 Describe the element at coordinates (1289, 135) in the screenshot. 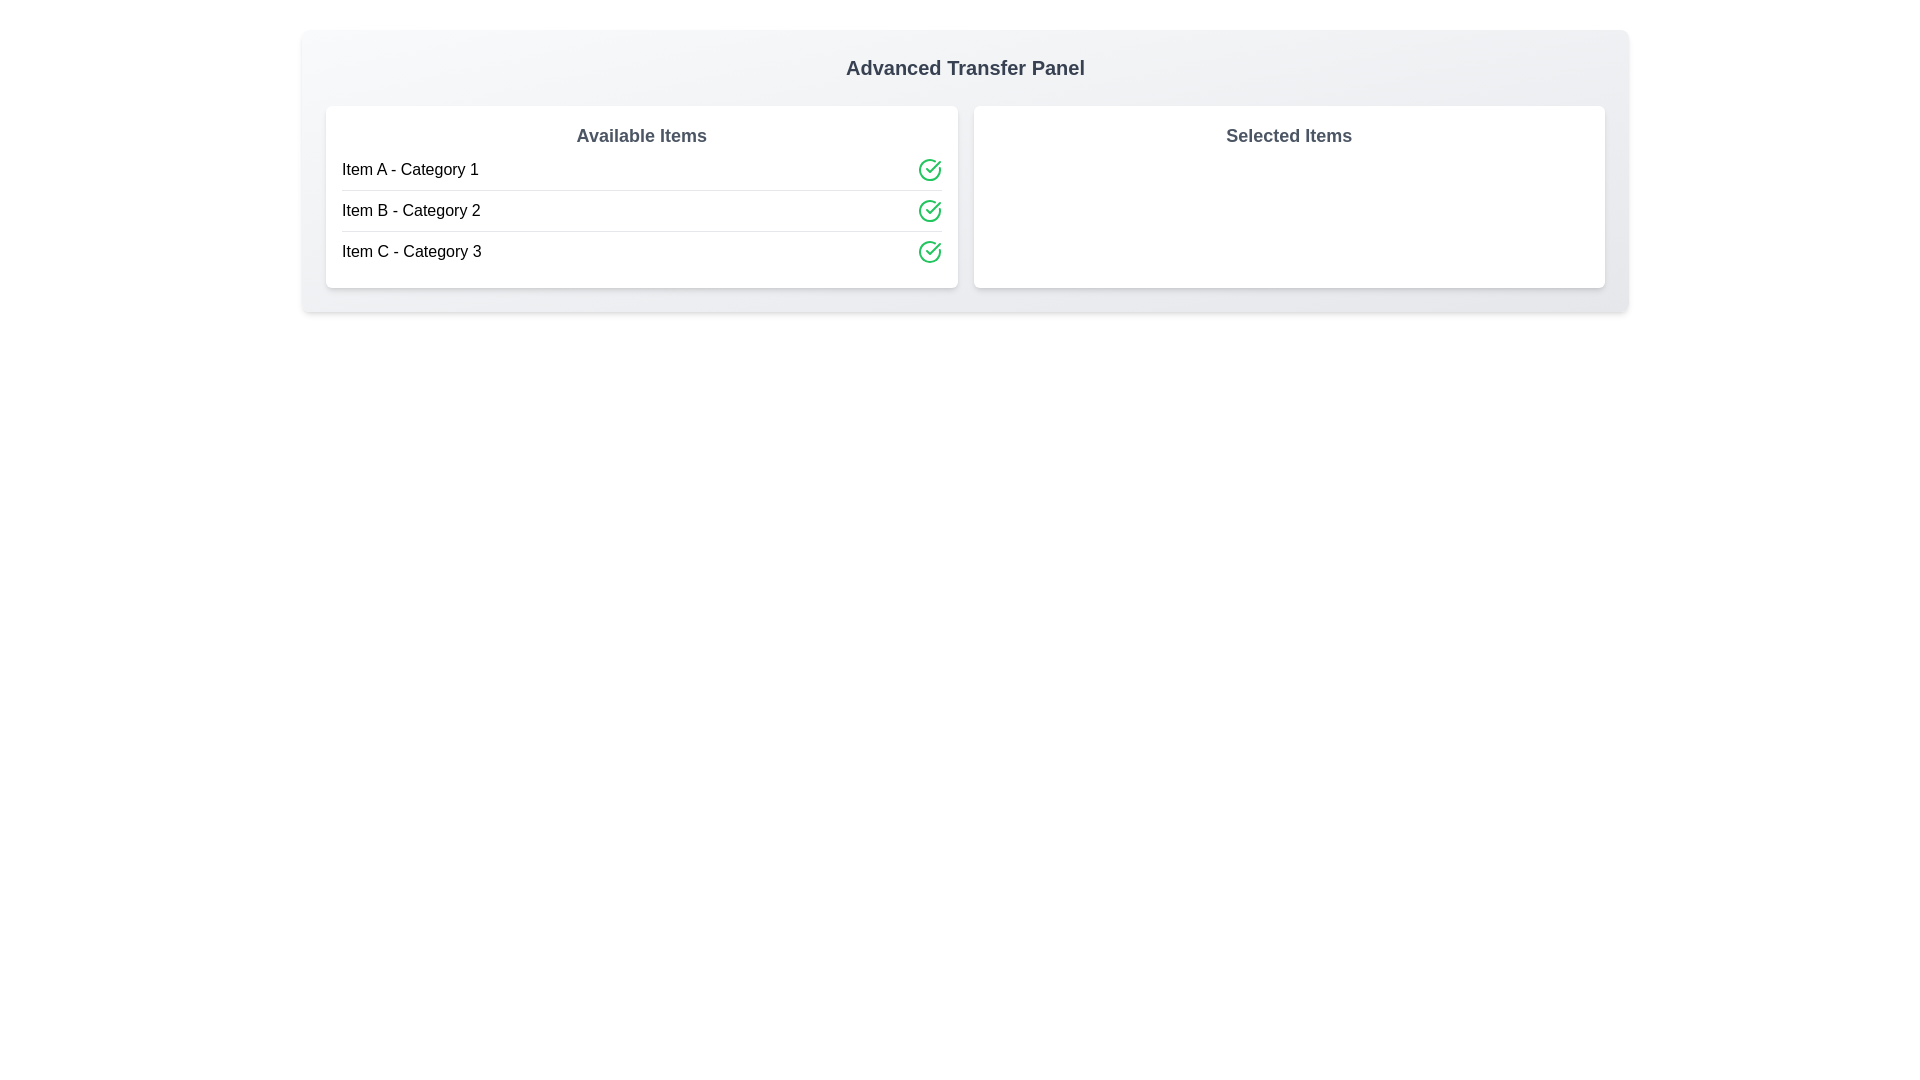

I see `the 'Selected Items' text label displayed in bold gray font, which is positioned prominently within a white card on the right side of the layout` at that location.